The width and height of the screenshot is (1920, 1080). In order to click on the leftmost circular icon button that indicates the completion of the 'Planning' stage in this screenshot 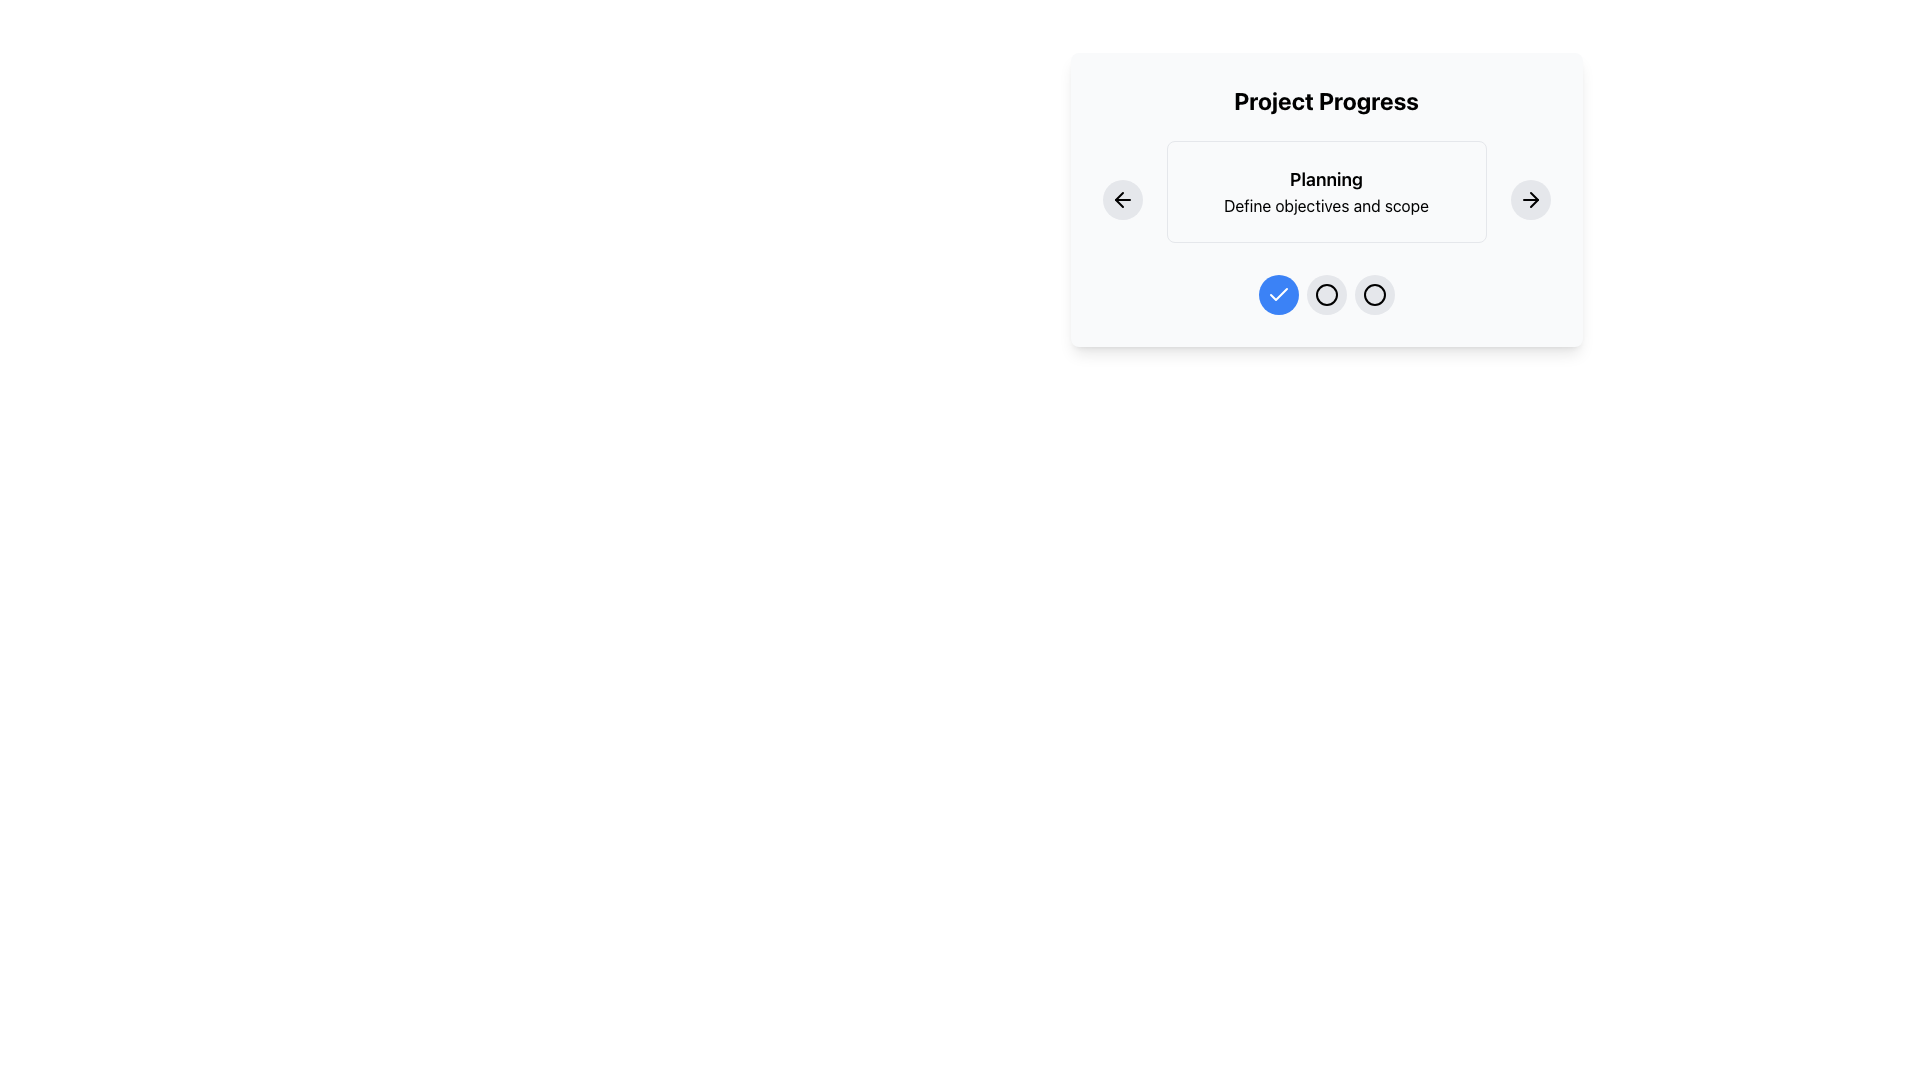, I will do `click(1277, 294)`.